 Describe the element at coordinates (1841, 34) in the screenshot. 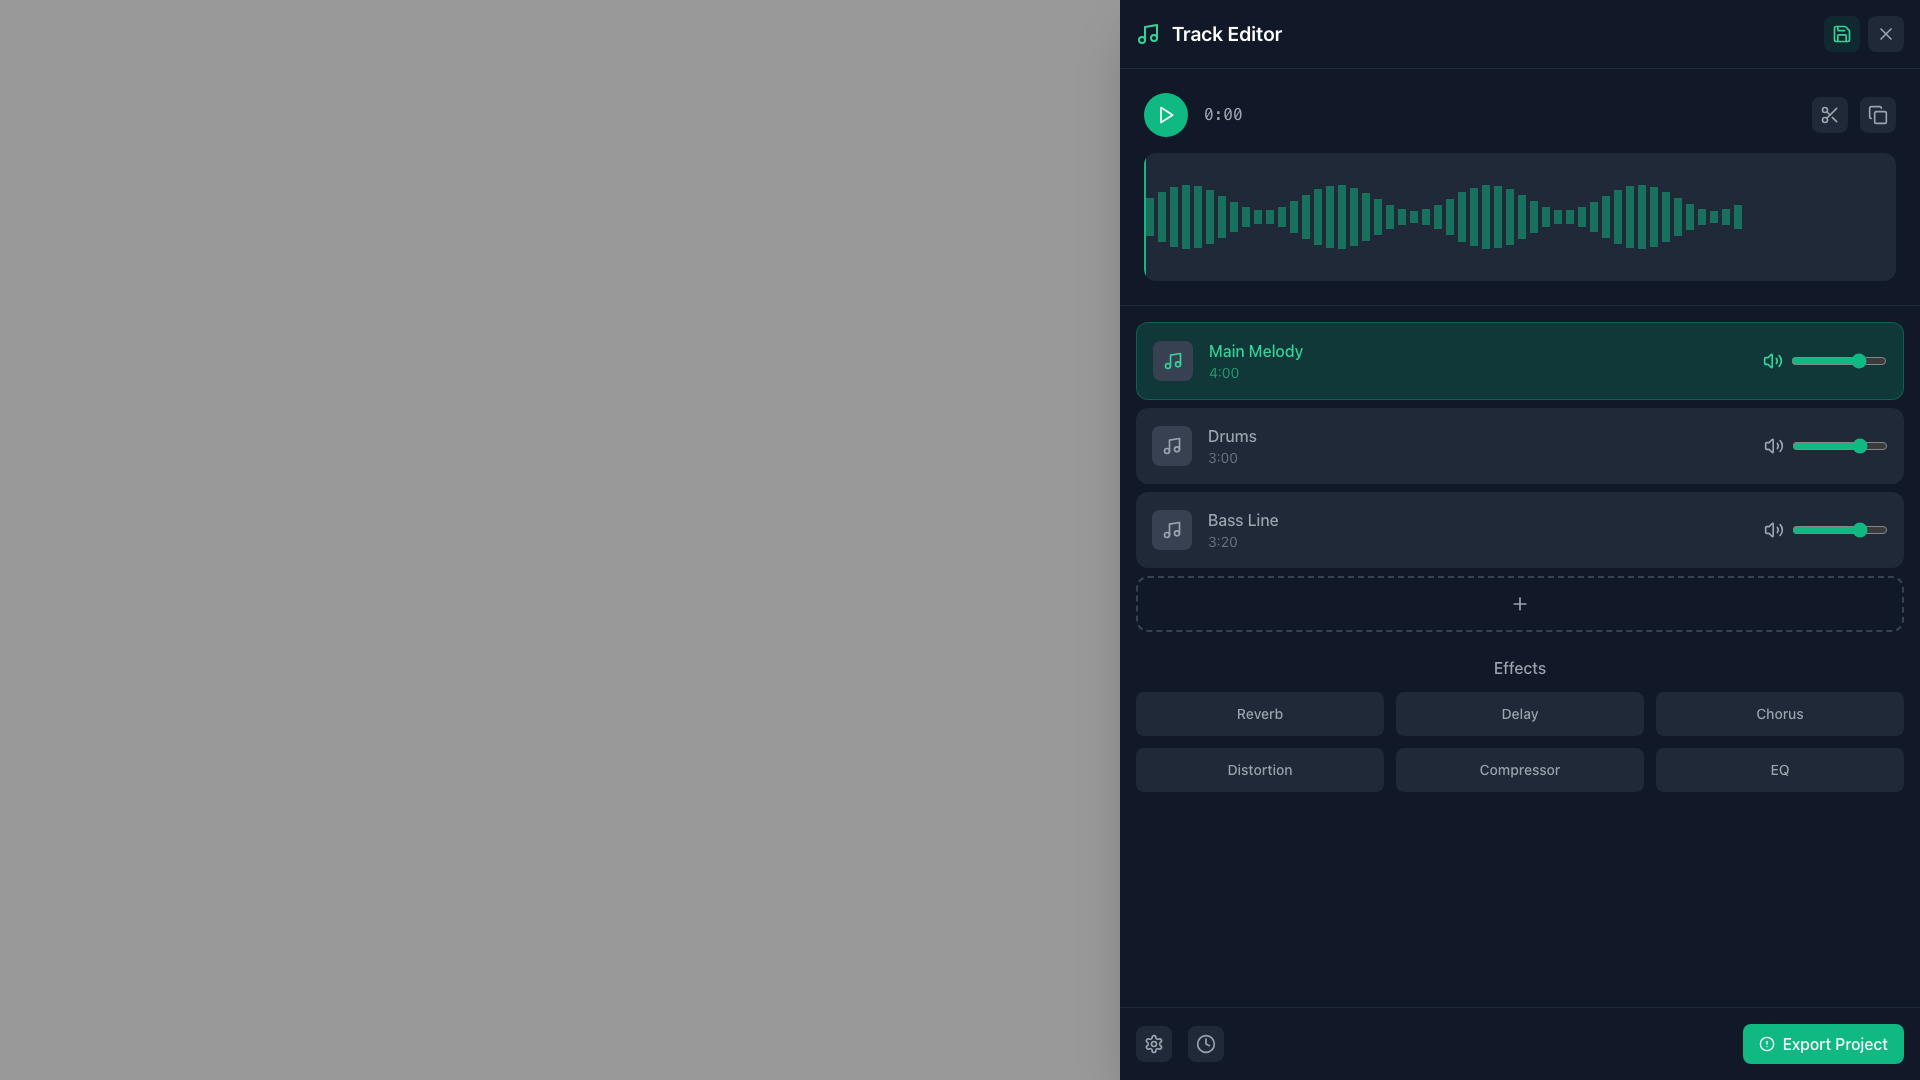

I see `the save icon located in the top-right corner of the interface` at that location.